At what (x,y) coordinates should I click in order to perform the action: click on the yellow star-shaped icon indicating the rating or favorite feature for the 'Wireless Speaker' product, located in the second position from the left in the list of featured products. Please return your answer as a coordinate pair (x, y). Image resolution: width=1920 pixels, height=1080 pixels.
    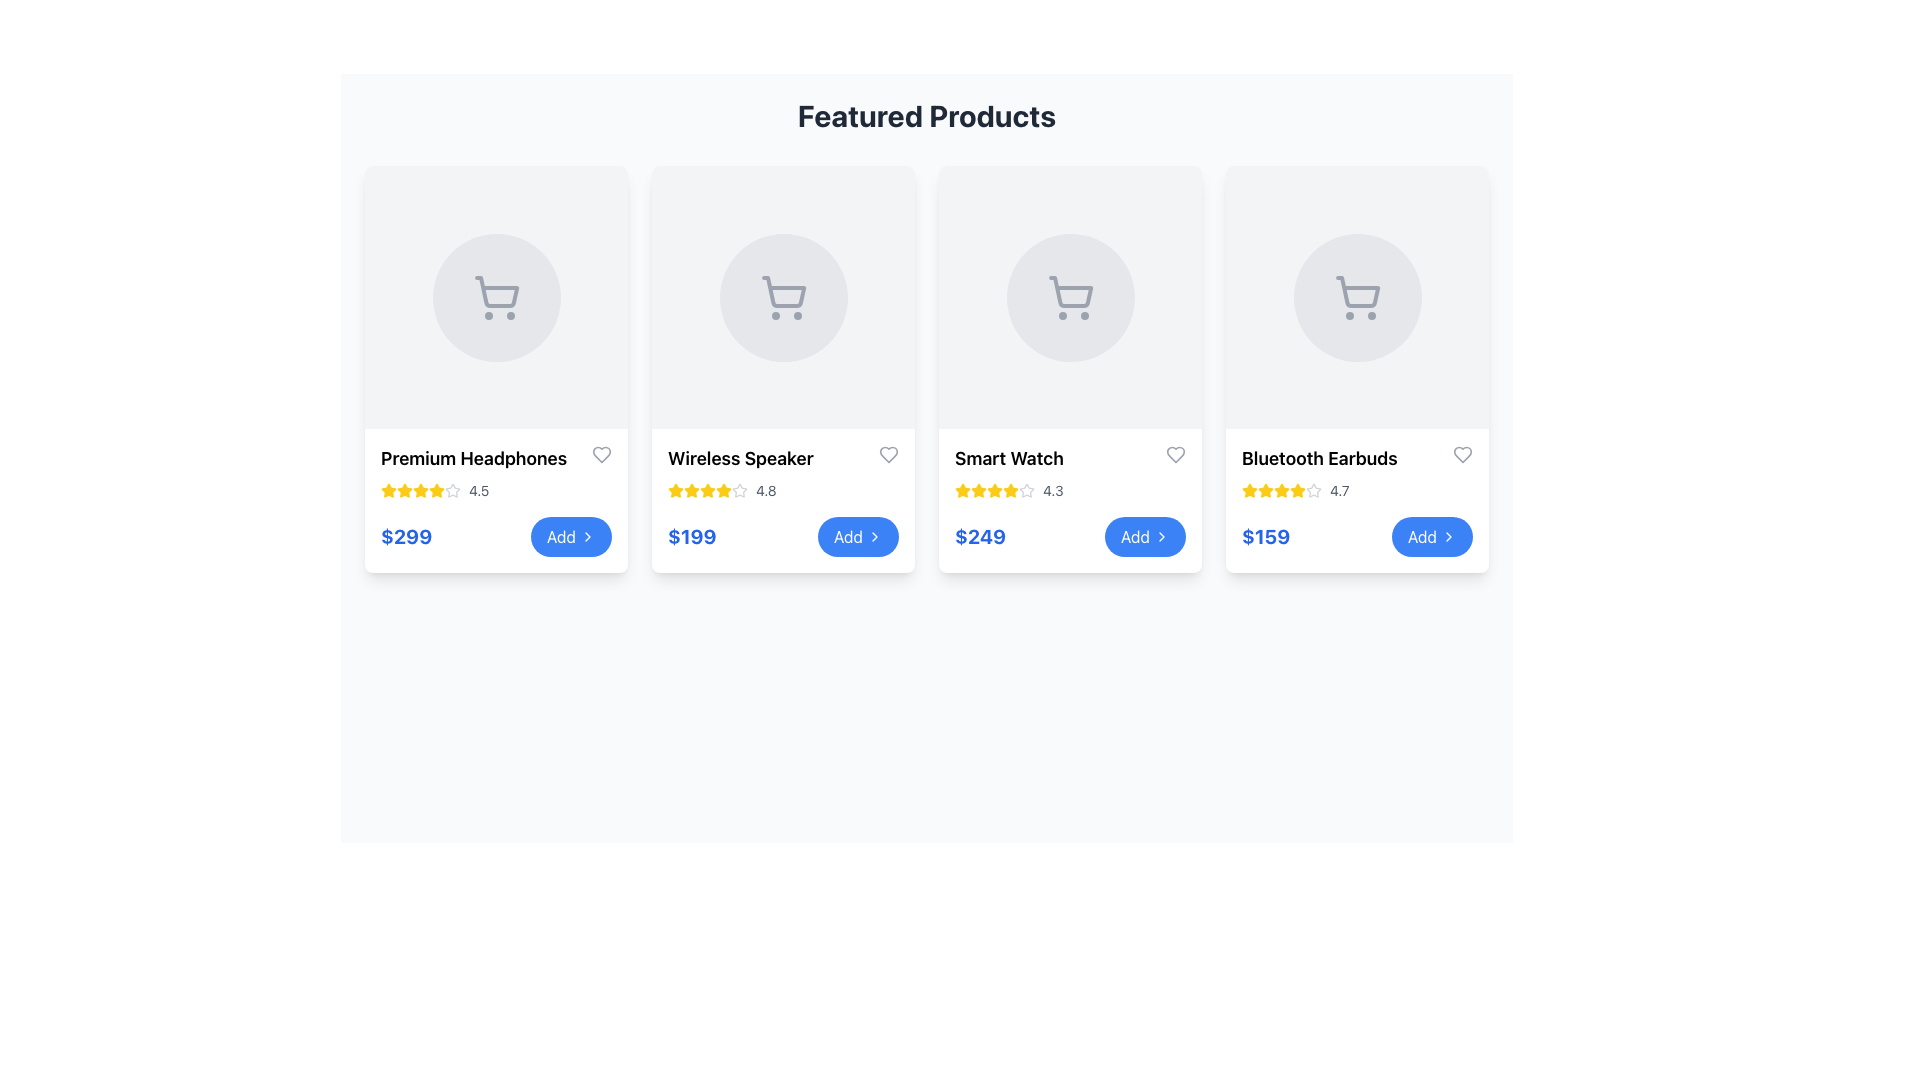
    Looking at the image, I should click on (723, 490).